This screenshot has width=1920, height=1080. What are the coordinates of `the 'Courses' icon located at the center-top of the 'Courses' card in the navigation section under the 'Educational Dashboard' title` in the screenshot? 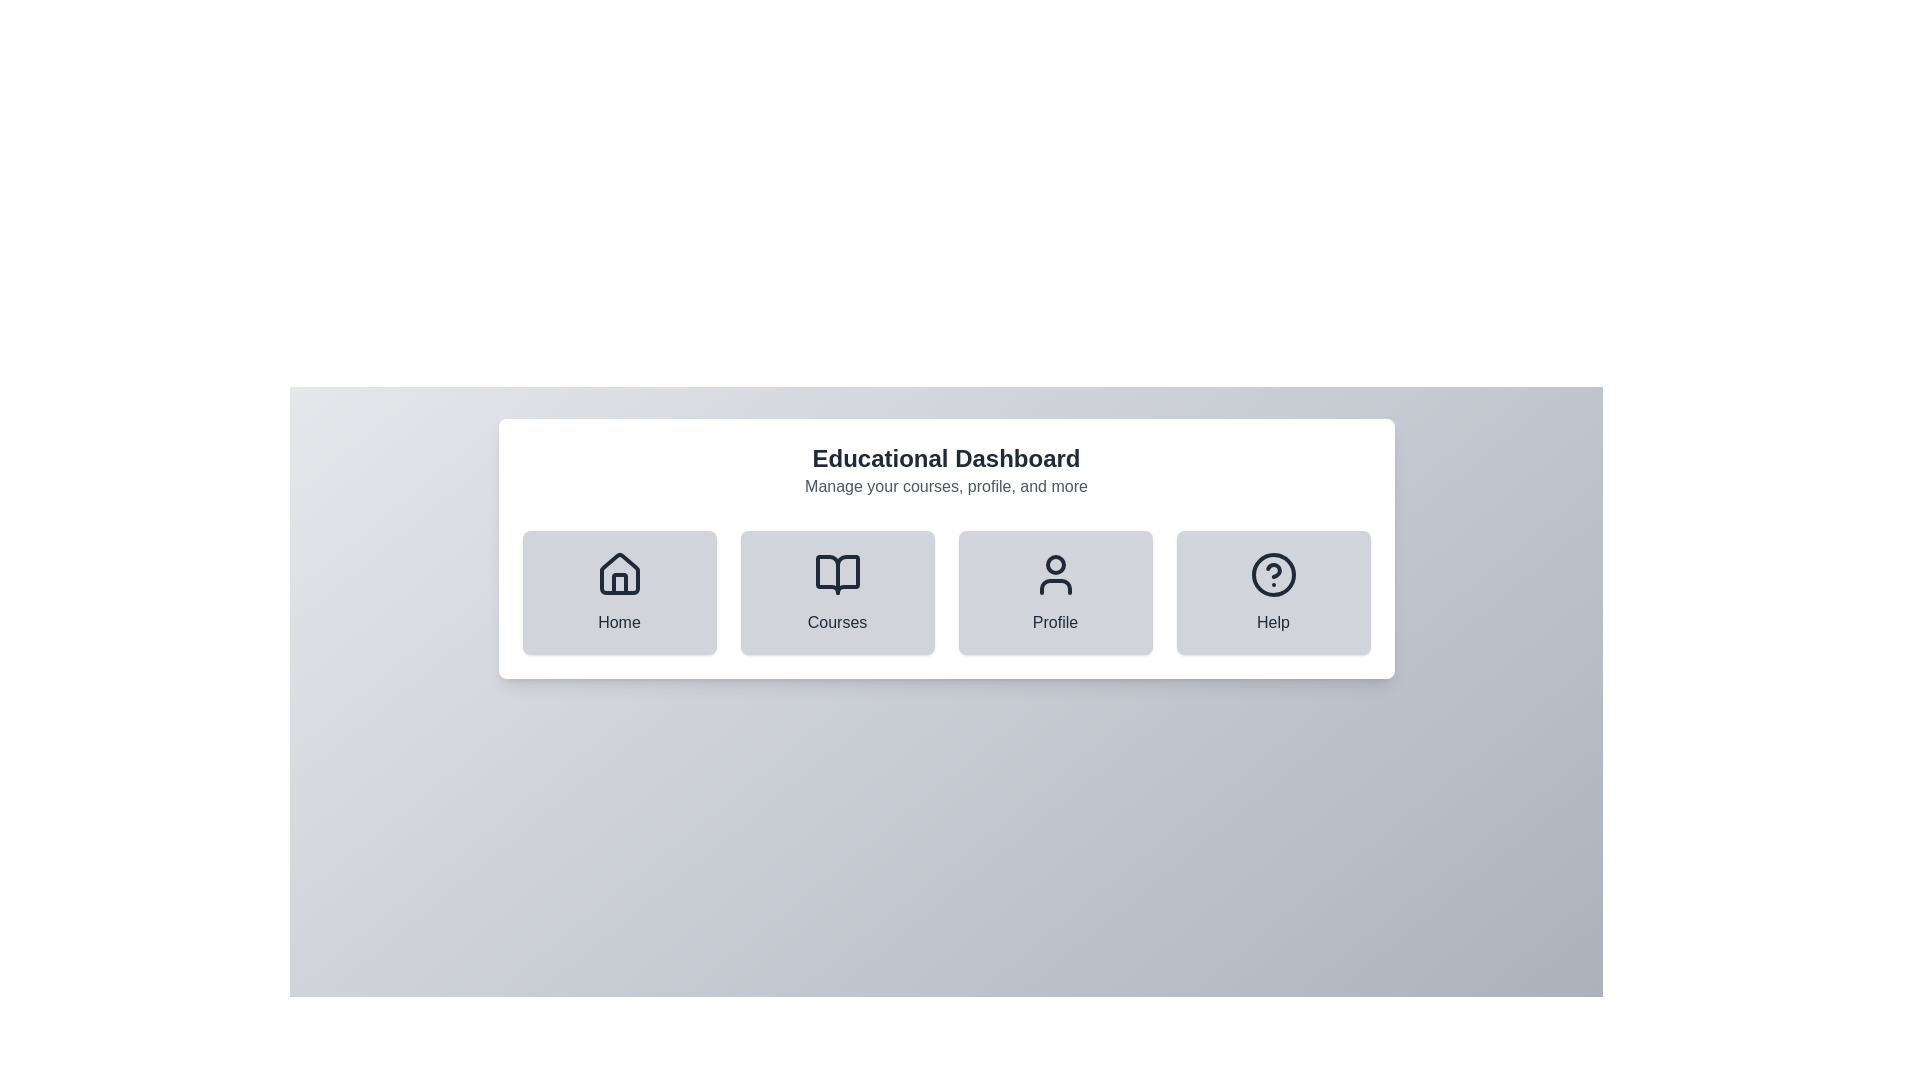 It's located at (837, 574).